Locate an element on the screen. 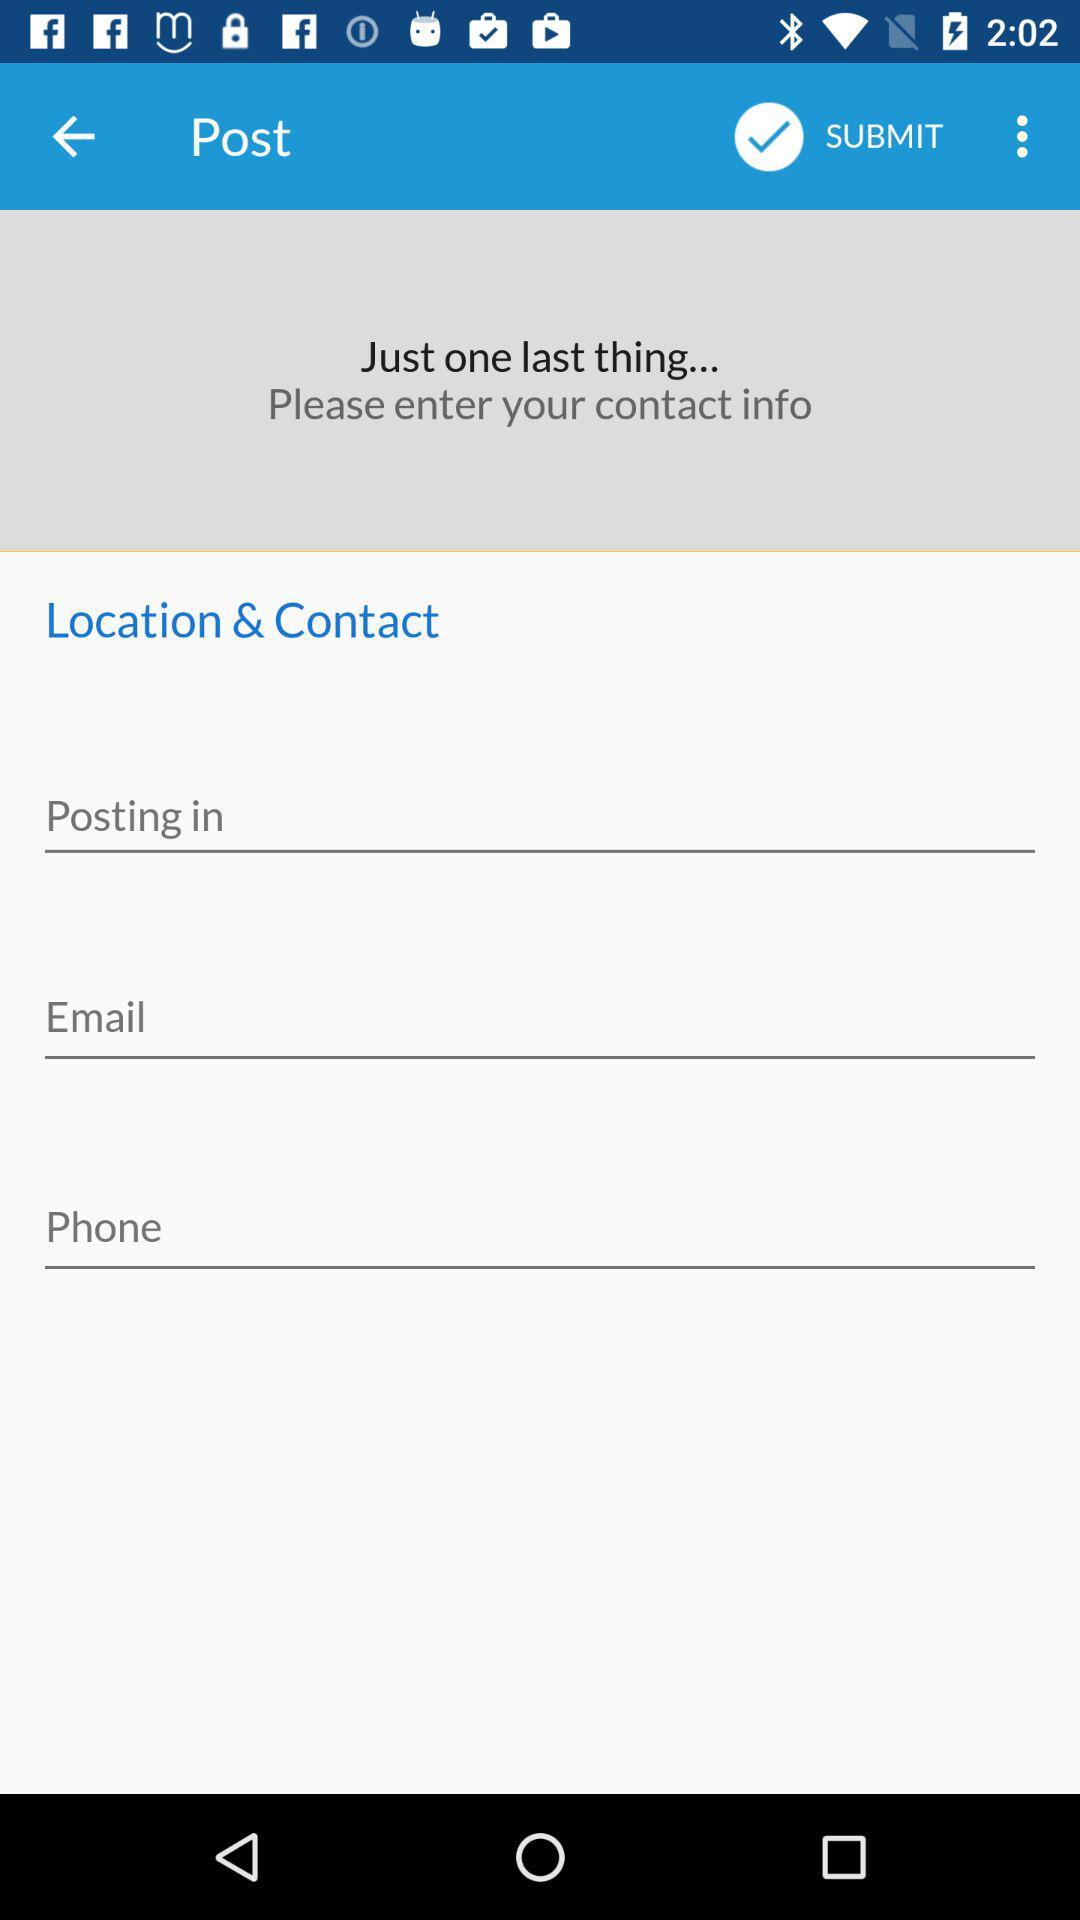 The height and width of the screenshot is (1920, 1080). phone number is located at coordinates (540, 1212).